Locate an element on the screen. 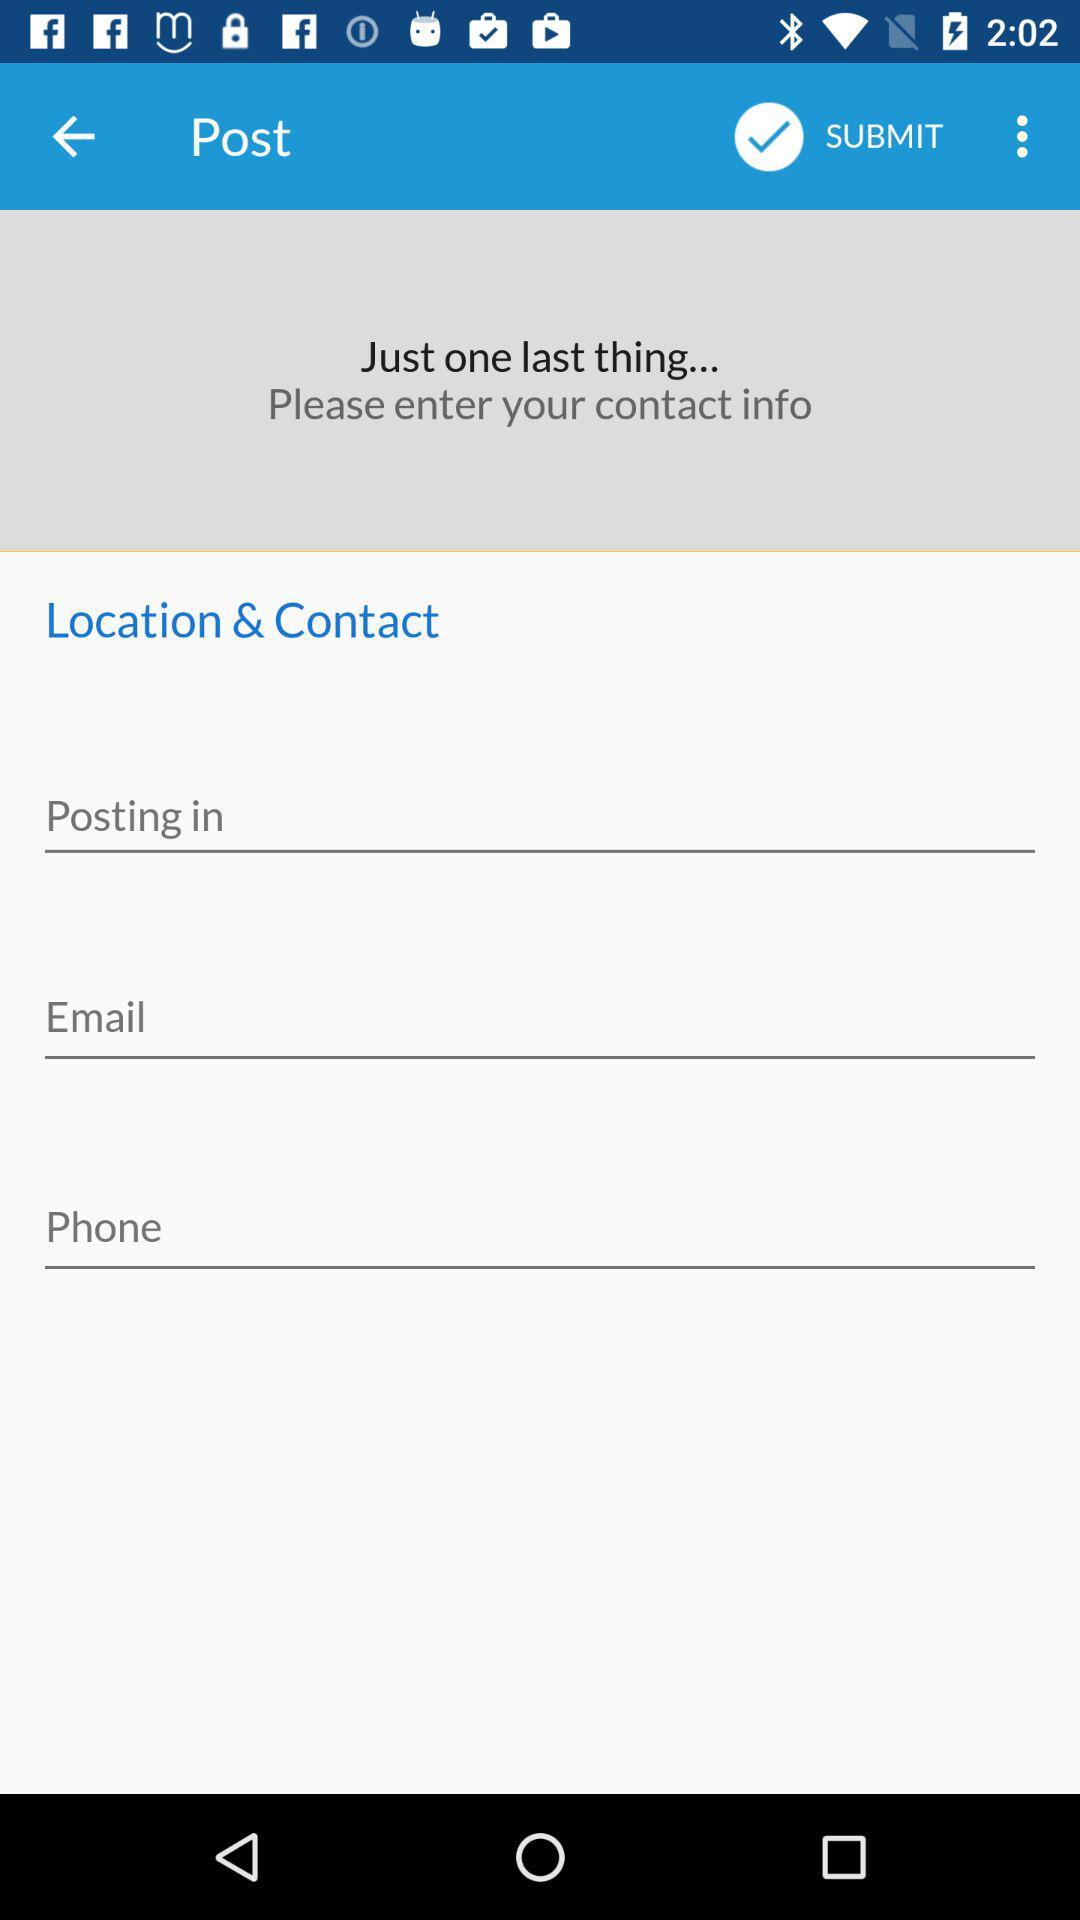 The height and width of the screenshot is (1920, 1080). phone number is located at coordinates (540, 1212).